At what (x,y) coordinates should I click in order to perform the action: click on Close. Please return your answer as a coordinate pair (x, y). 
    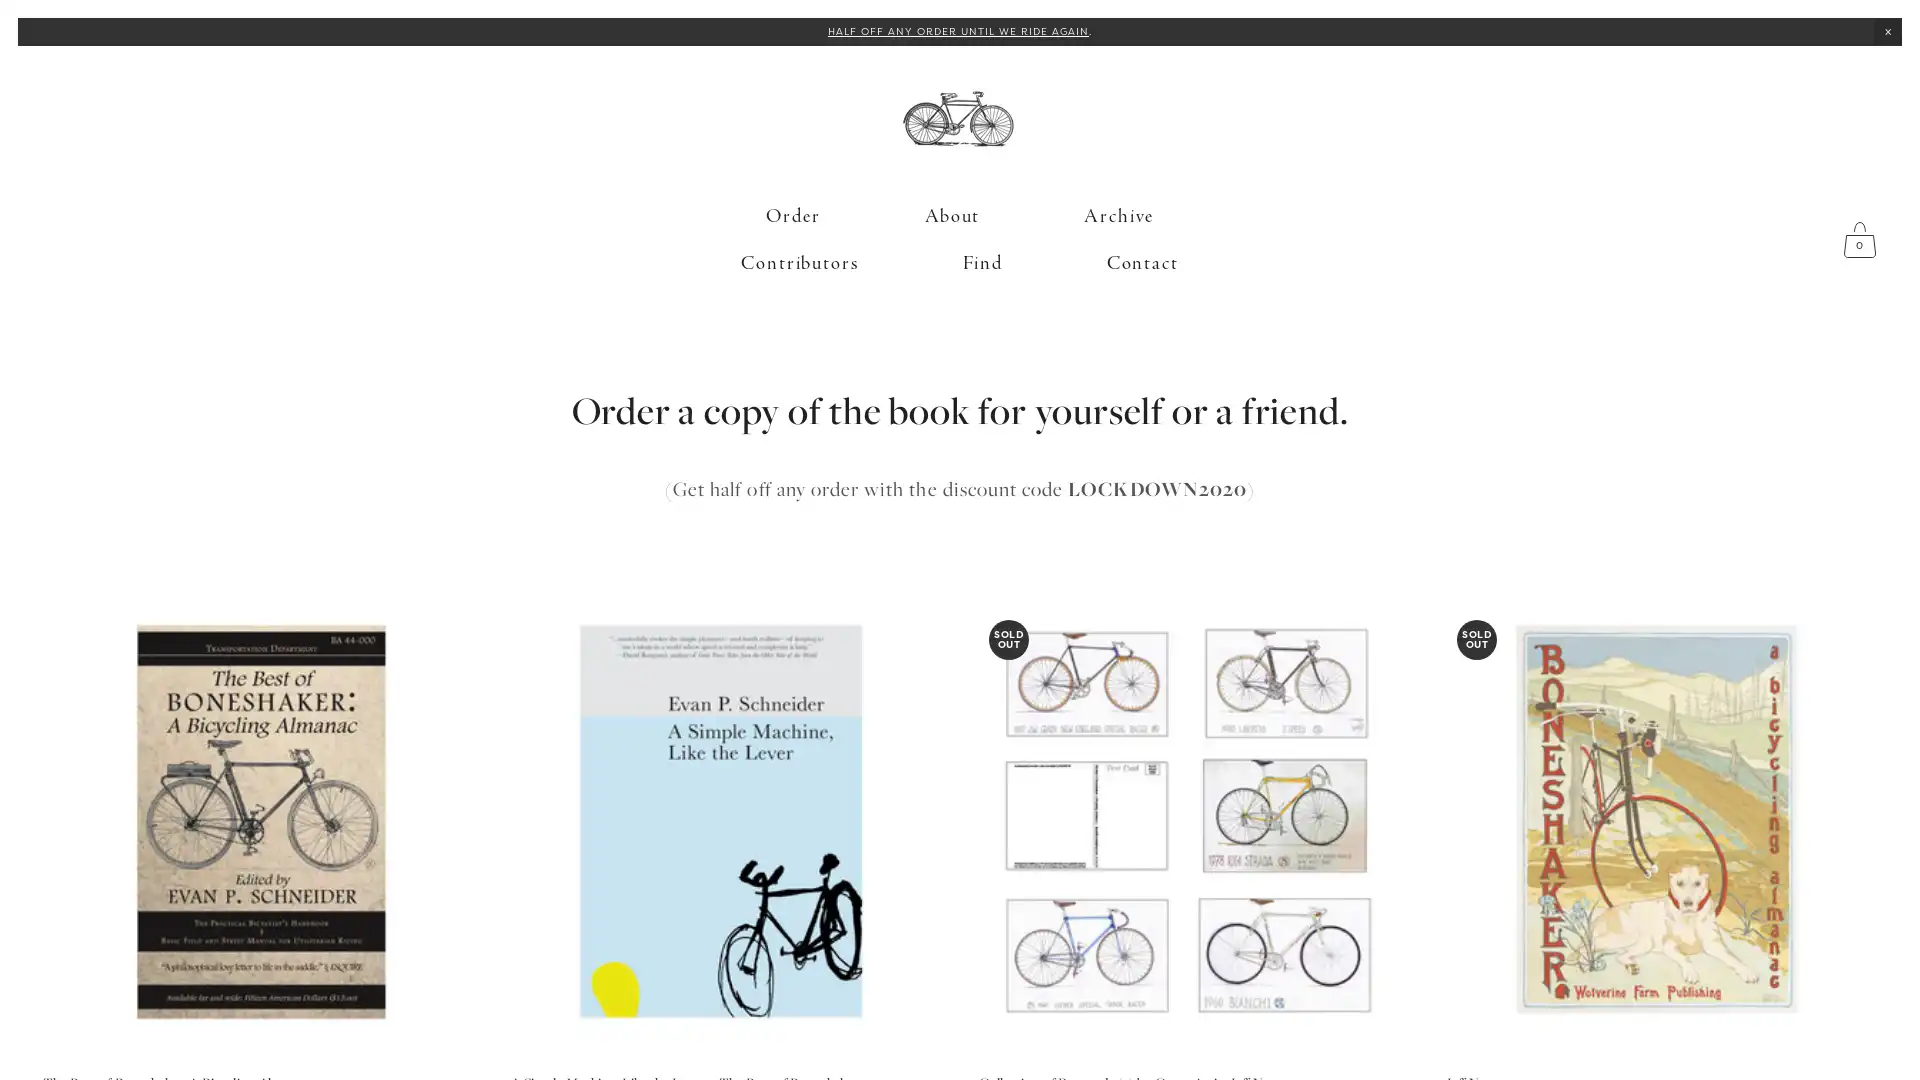
    Looking at the image, I should click on (1307, 322).